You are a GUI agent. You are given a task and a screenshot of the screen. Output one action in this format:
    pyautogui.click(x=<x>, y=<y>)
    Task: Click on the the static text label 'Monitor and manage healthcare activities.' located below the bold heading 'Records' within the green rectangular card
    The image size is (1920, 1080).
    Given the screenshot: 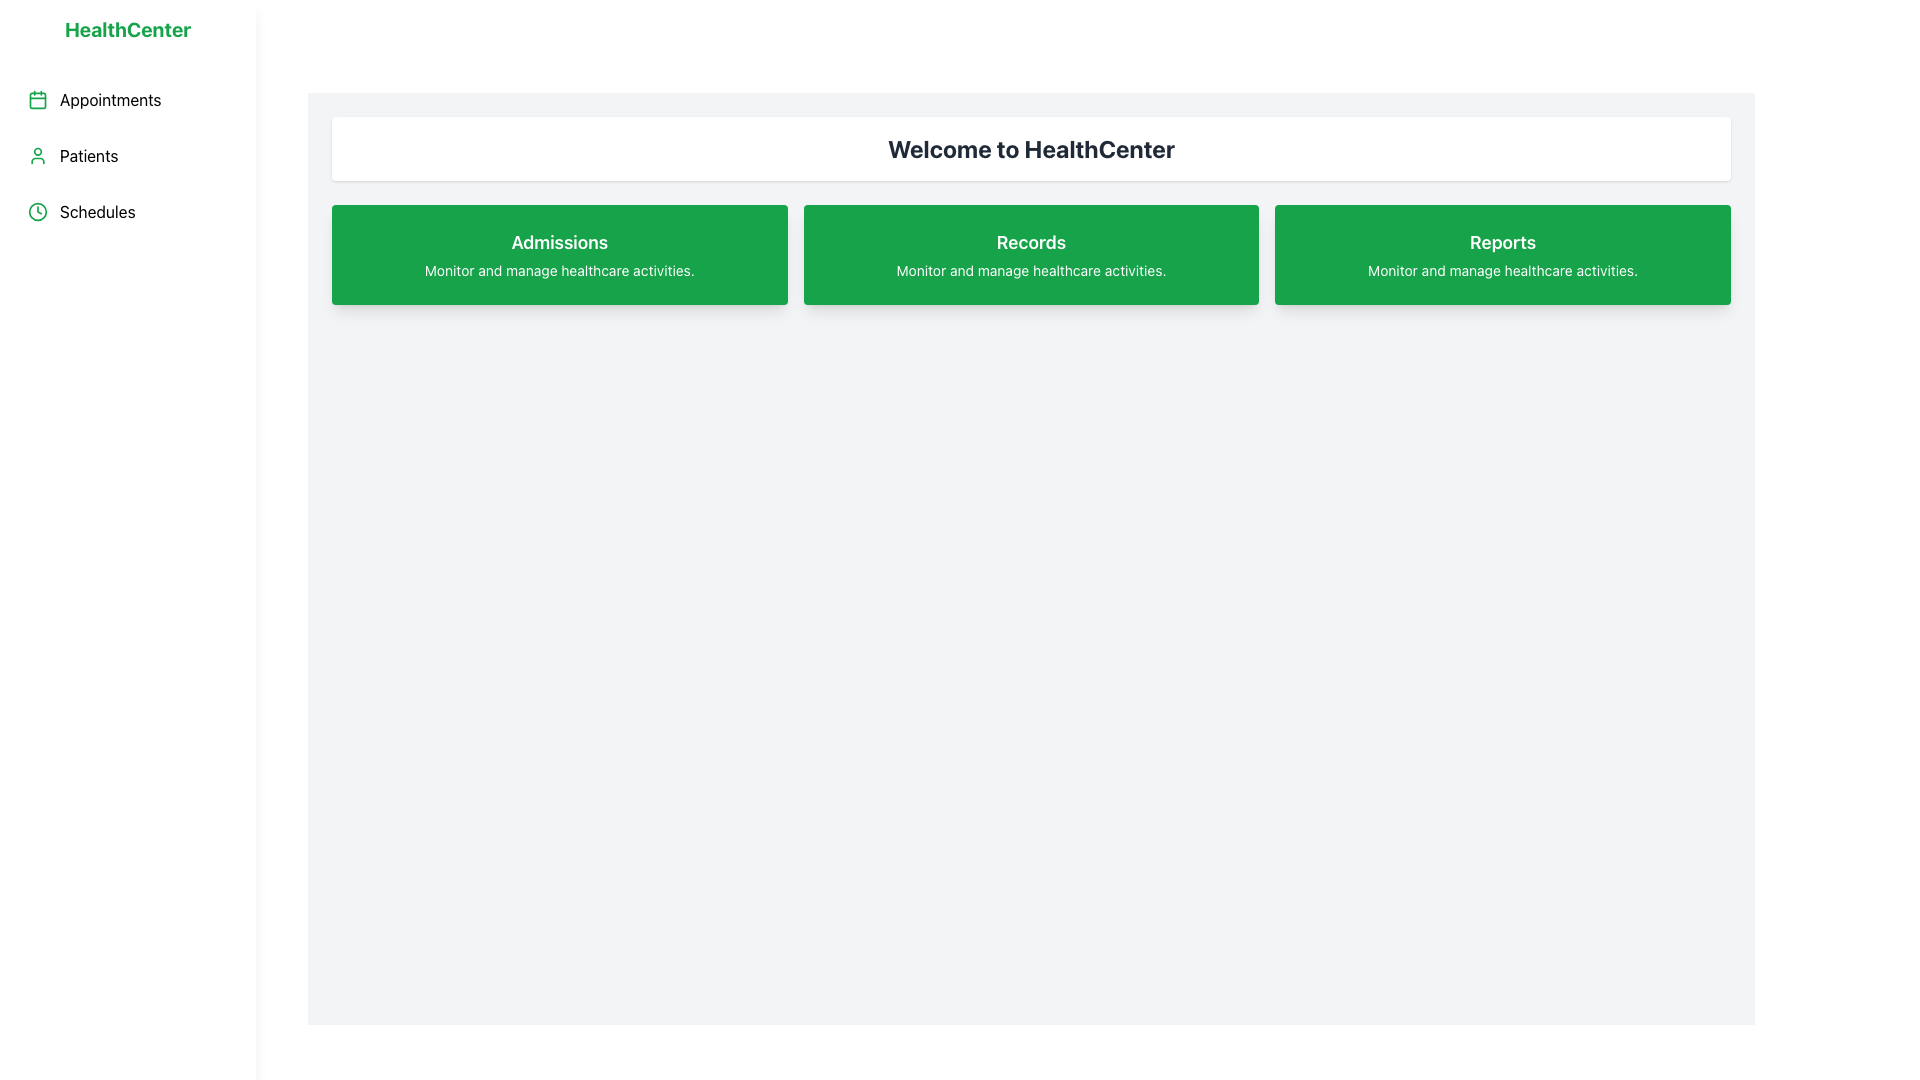 What is the action you would take?
    pyautogui.click(x=1031, y=270)
    